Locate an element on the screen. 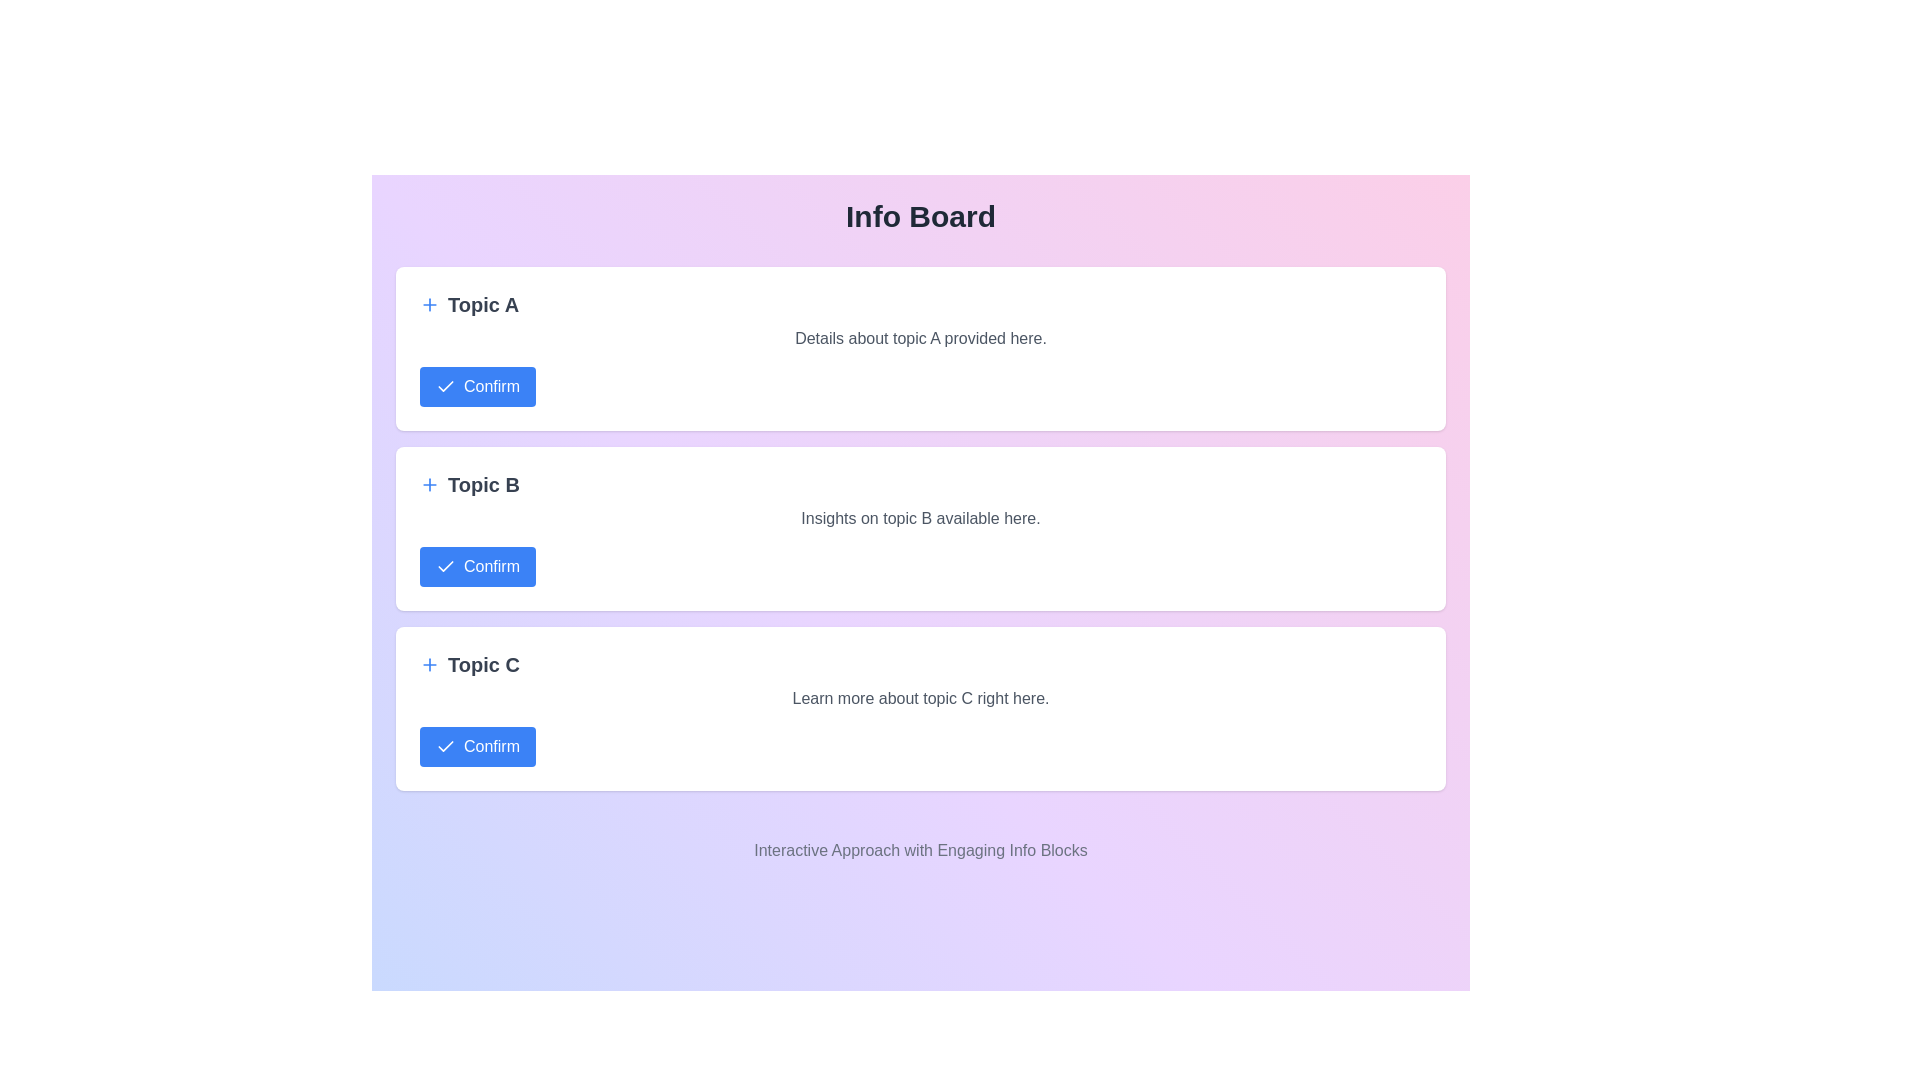 The width and height of the screenshot is (1920, 1080). the text label that says 'Insights on topic B available here.' which is gray in color and centered within the 'Topic B' section, positioned below the heading 'Topic B' and above the 'Confirm' button is located at coordinates (920, 518).